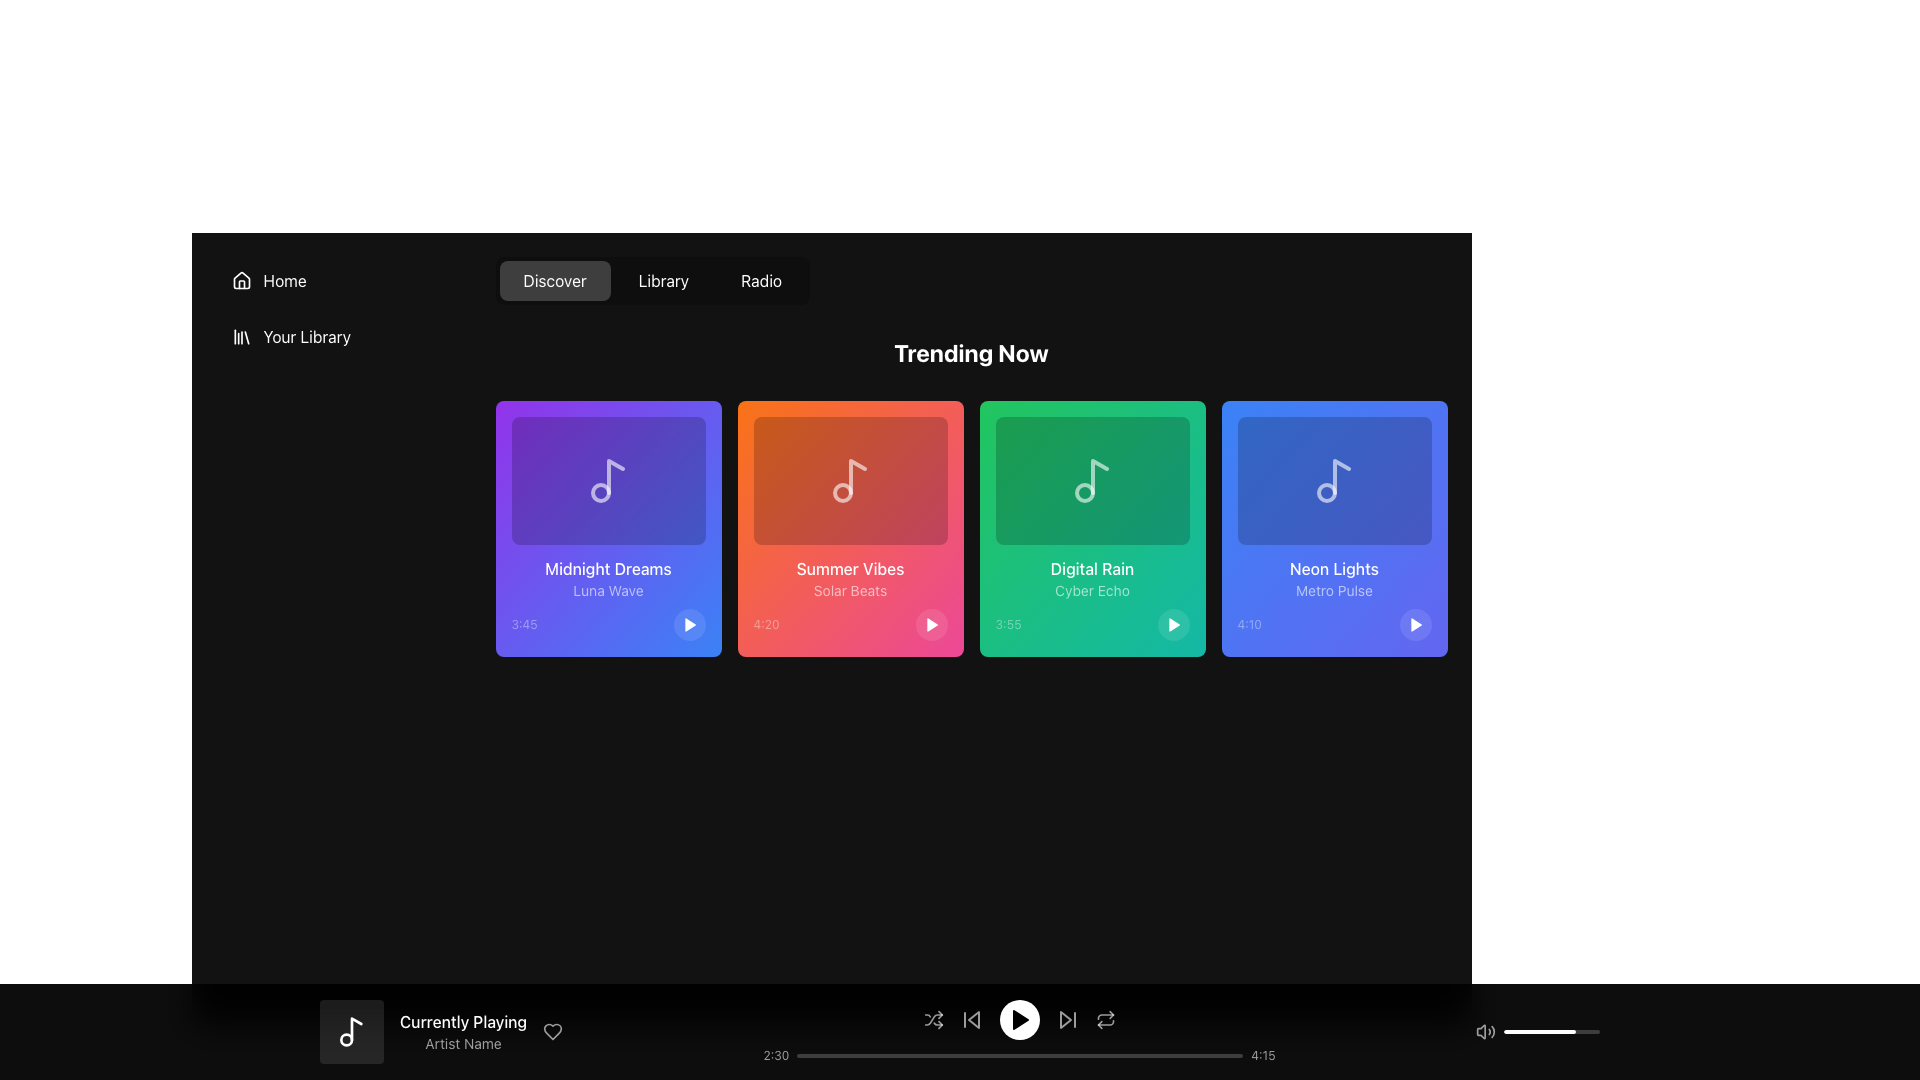 Image resolution: width=1920 pixels, height=1080 pixels. I want to click on the small circular shape styled as a filled circle, located within the musical note icon, positioned near the bottom-left of the icon, so click(346, 1039).